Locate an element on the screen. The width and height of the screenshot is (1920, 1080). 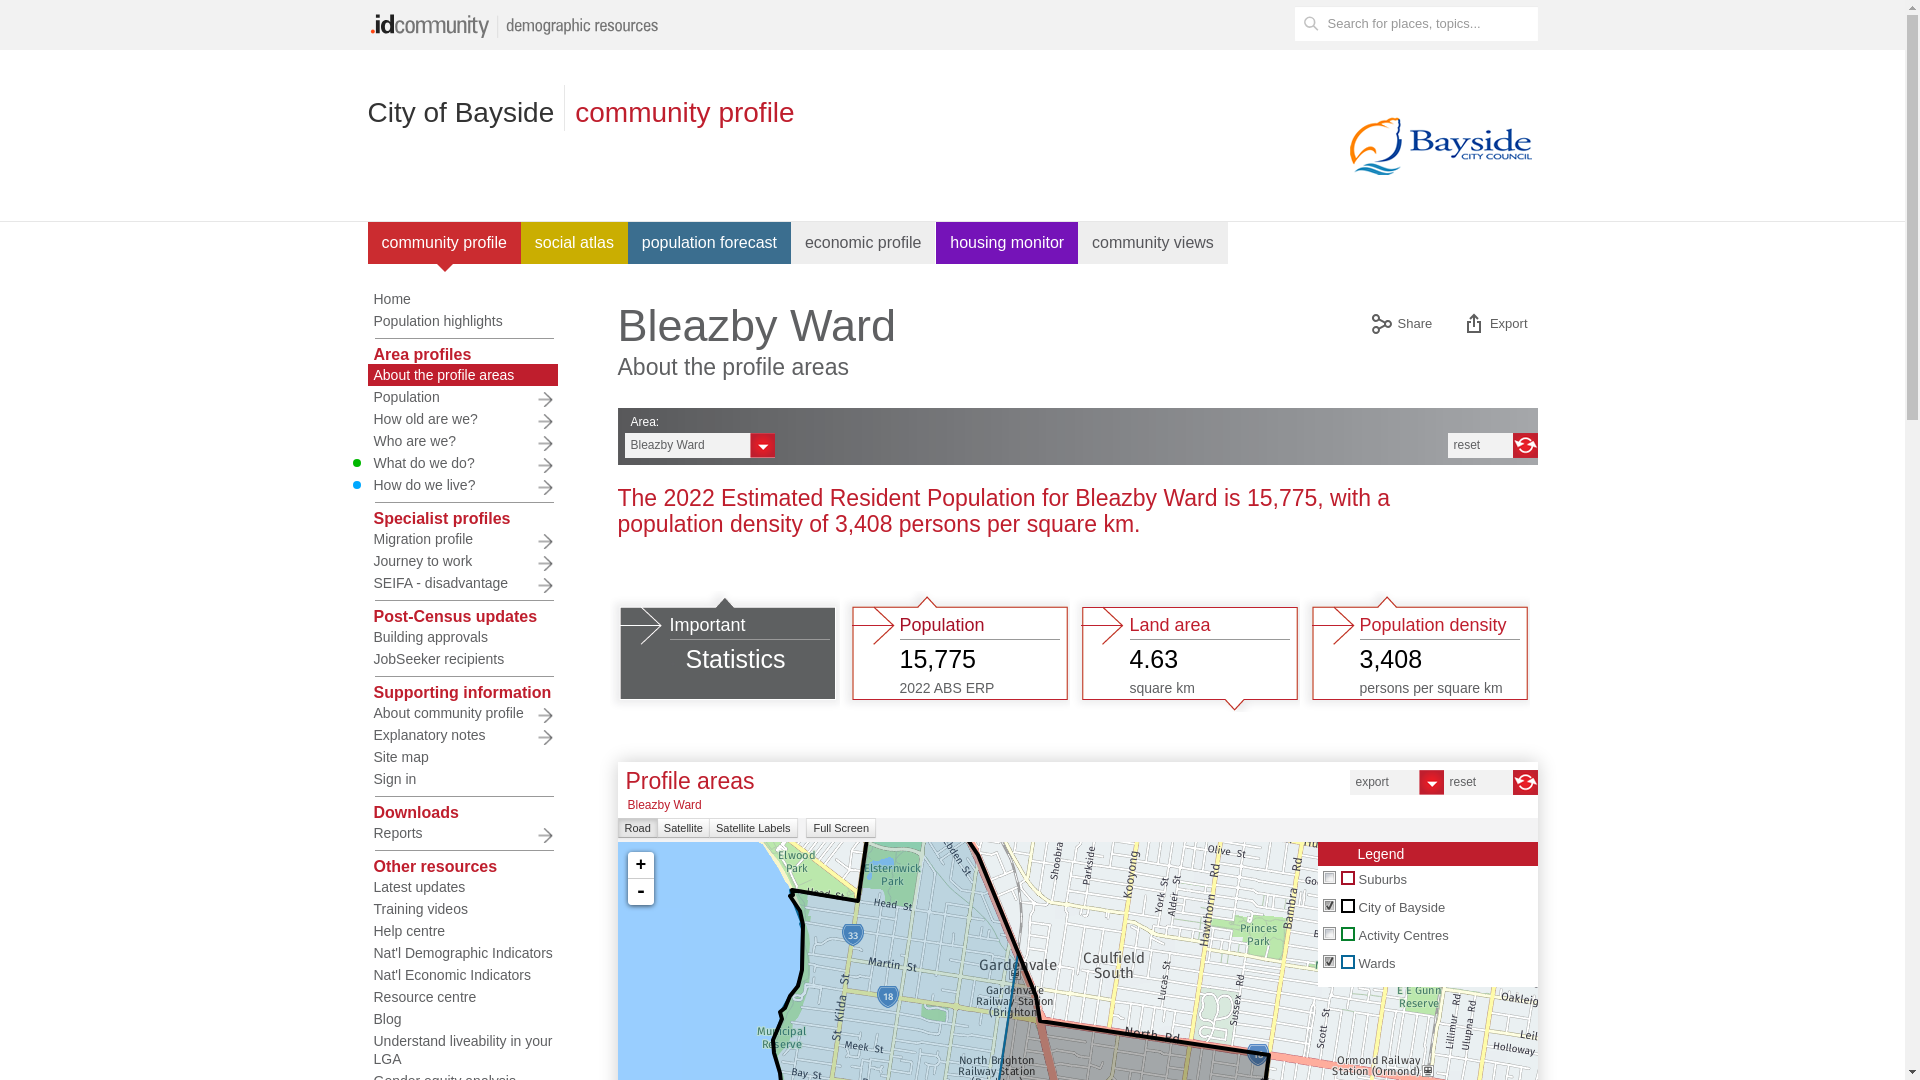
'How old are we? is located at coordinates (368, 418).